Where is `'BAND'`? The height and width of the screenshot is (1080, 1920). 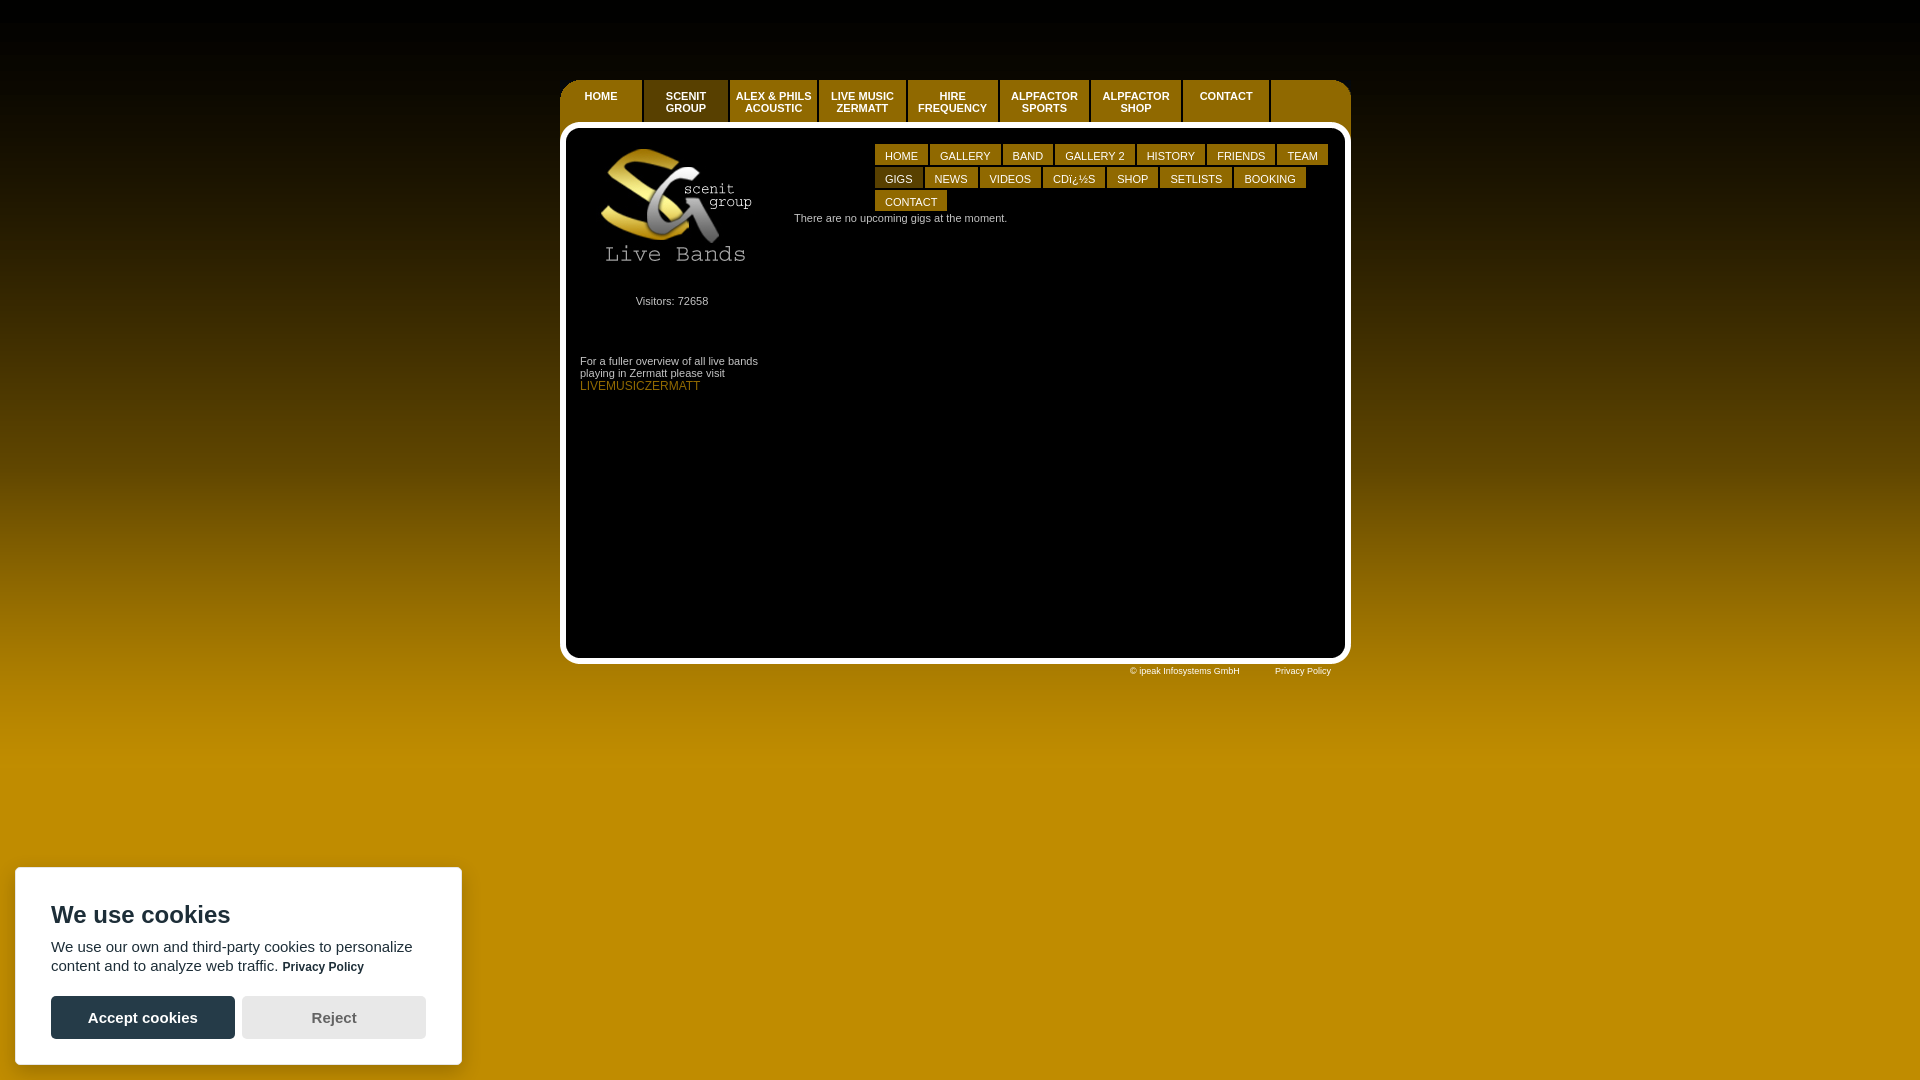 'BAND' is located at coordinates (1028, 154).